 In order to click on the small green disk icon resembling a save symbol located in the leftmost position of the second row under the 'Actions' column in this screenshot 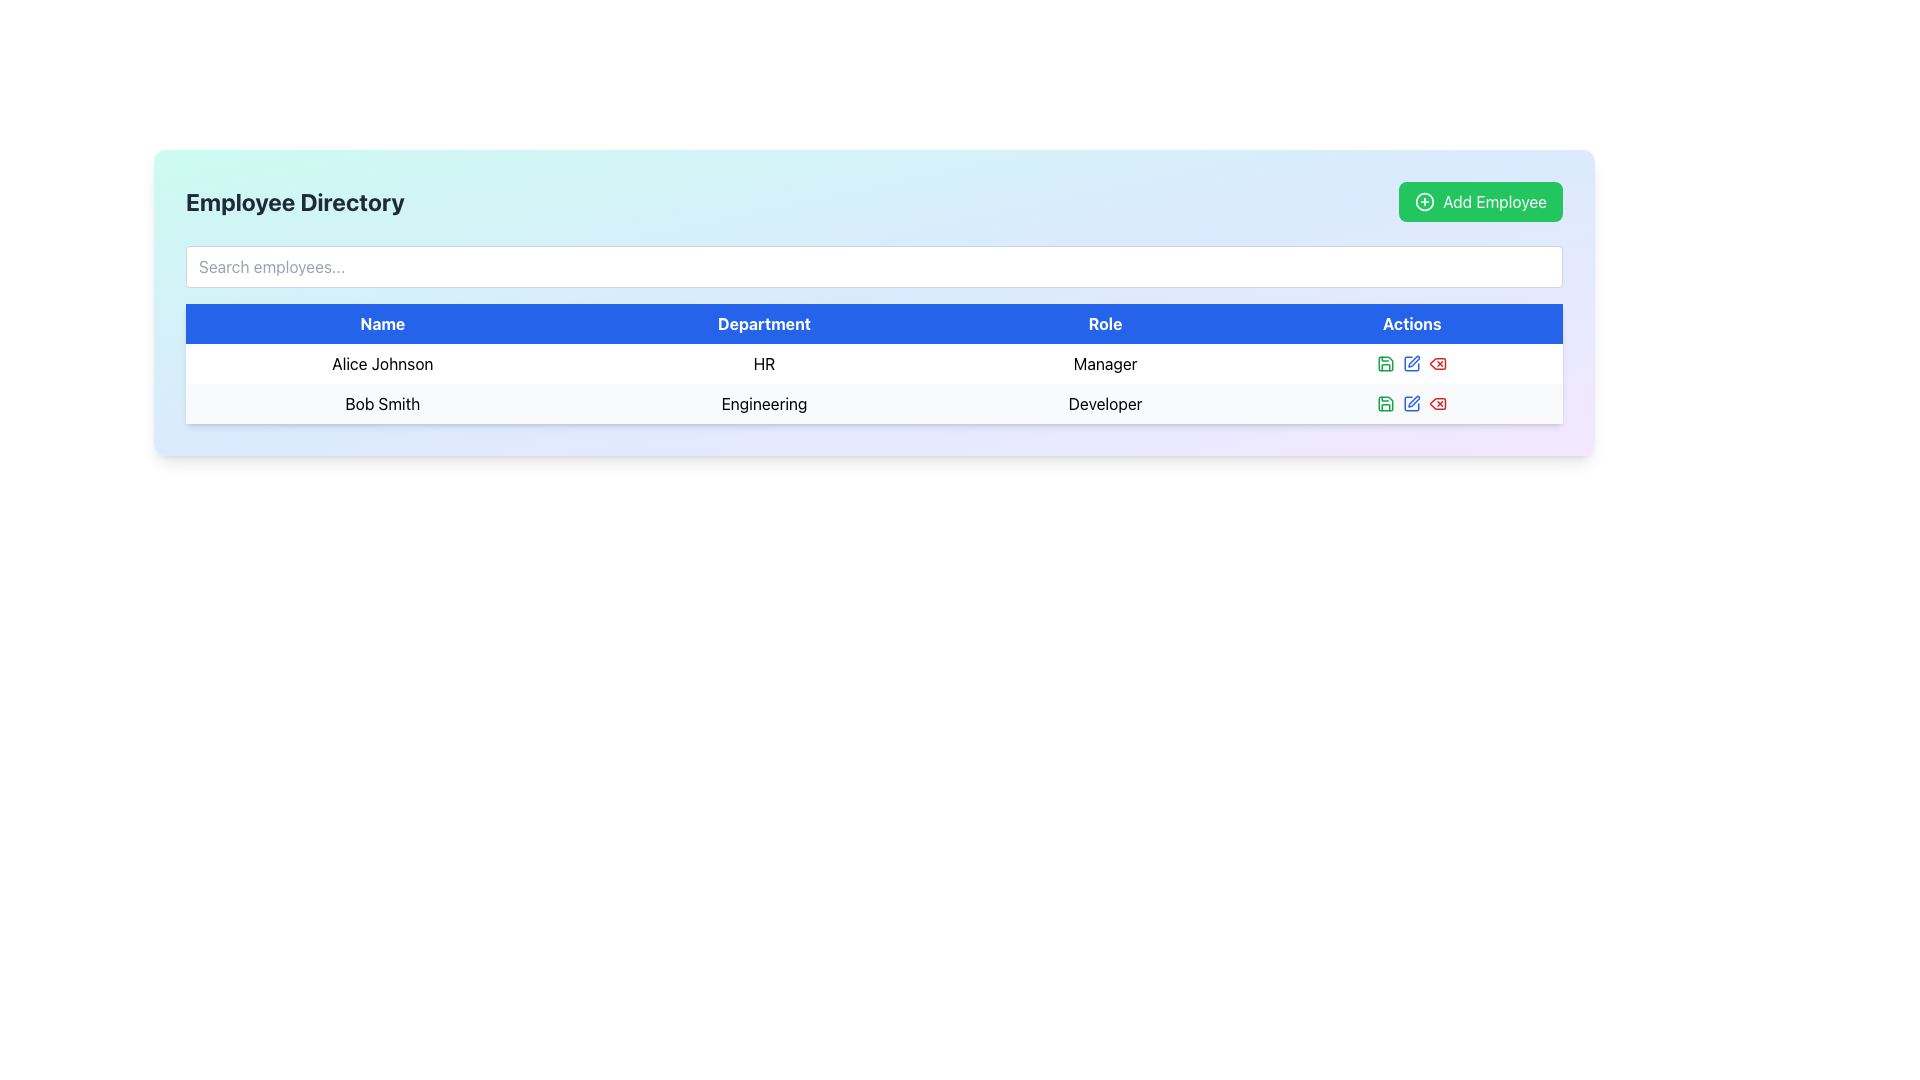, I will do `click(1385, 363)`.